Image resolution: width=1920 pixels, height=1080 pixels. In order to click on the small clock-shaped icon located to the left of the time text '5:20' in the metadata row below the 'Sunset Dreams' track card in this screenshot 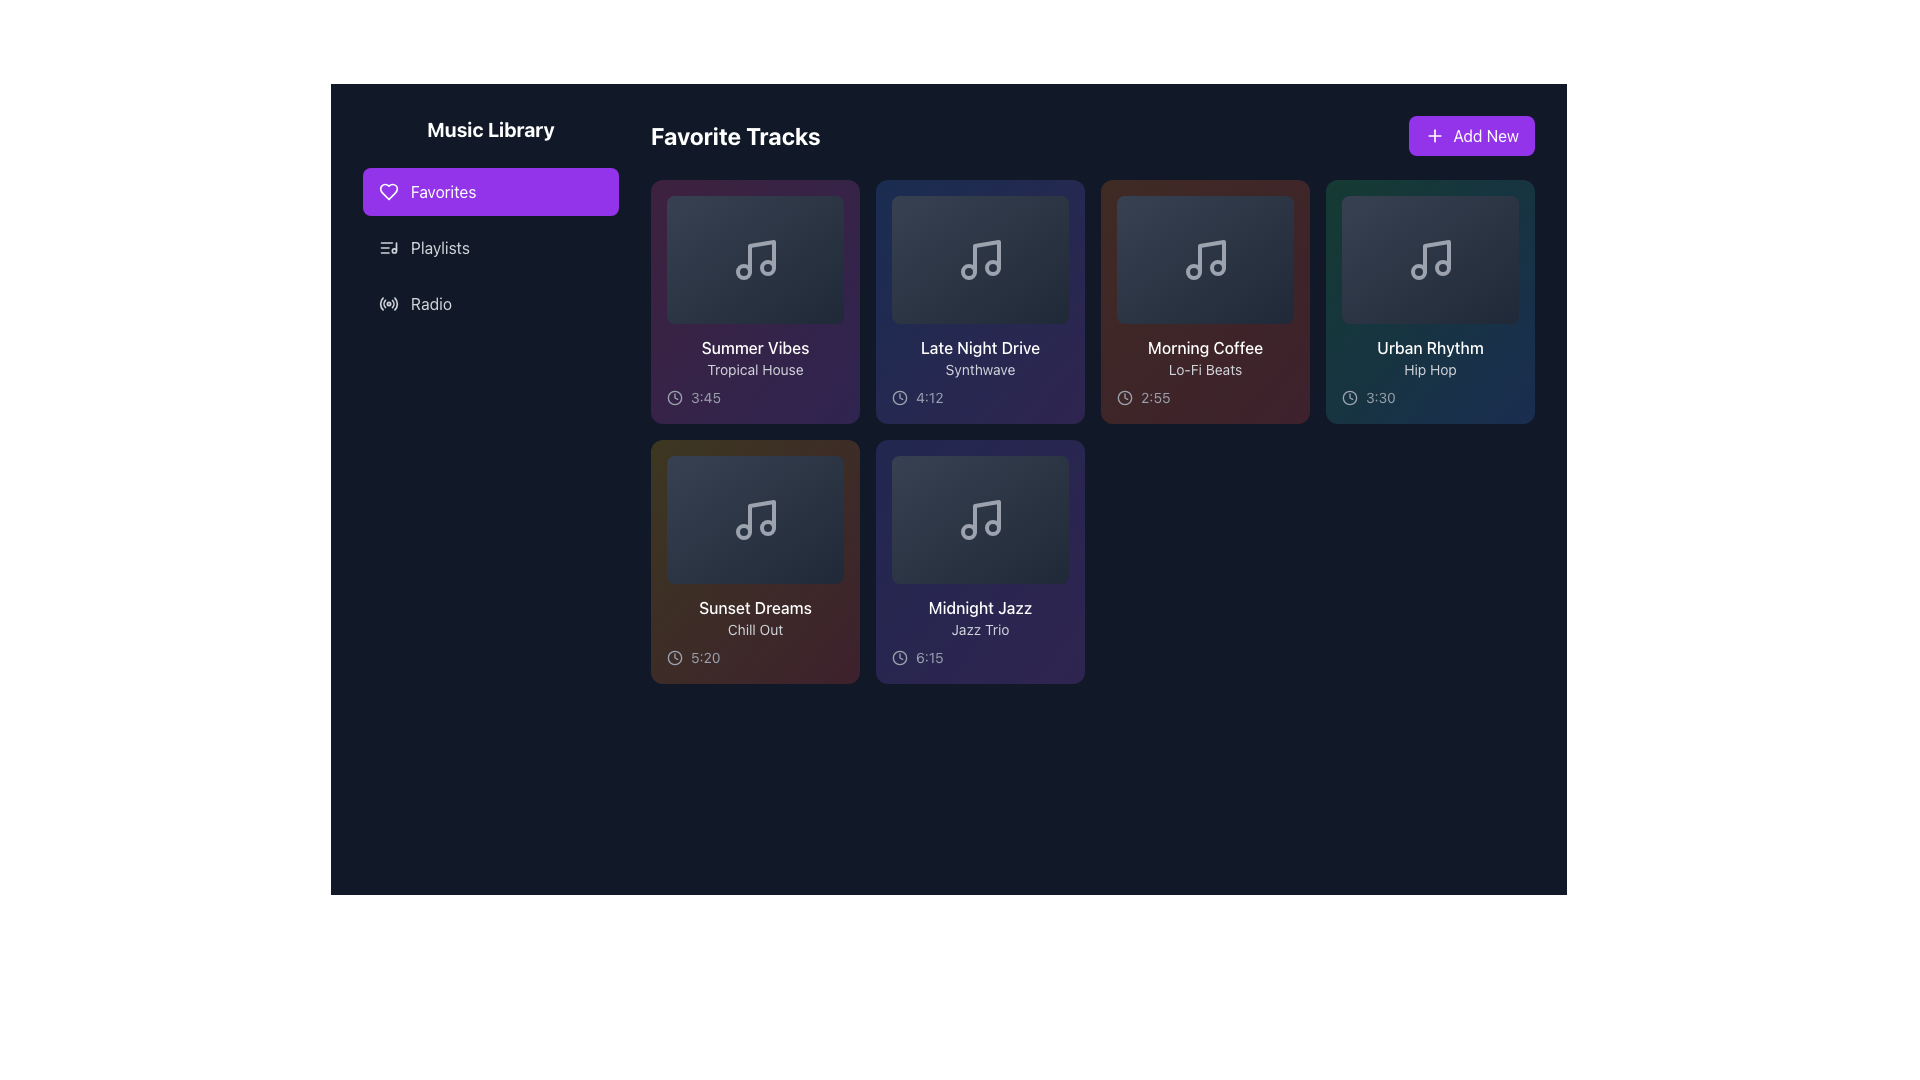, I will do `click(675, 658)`.